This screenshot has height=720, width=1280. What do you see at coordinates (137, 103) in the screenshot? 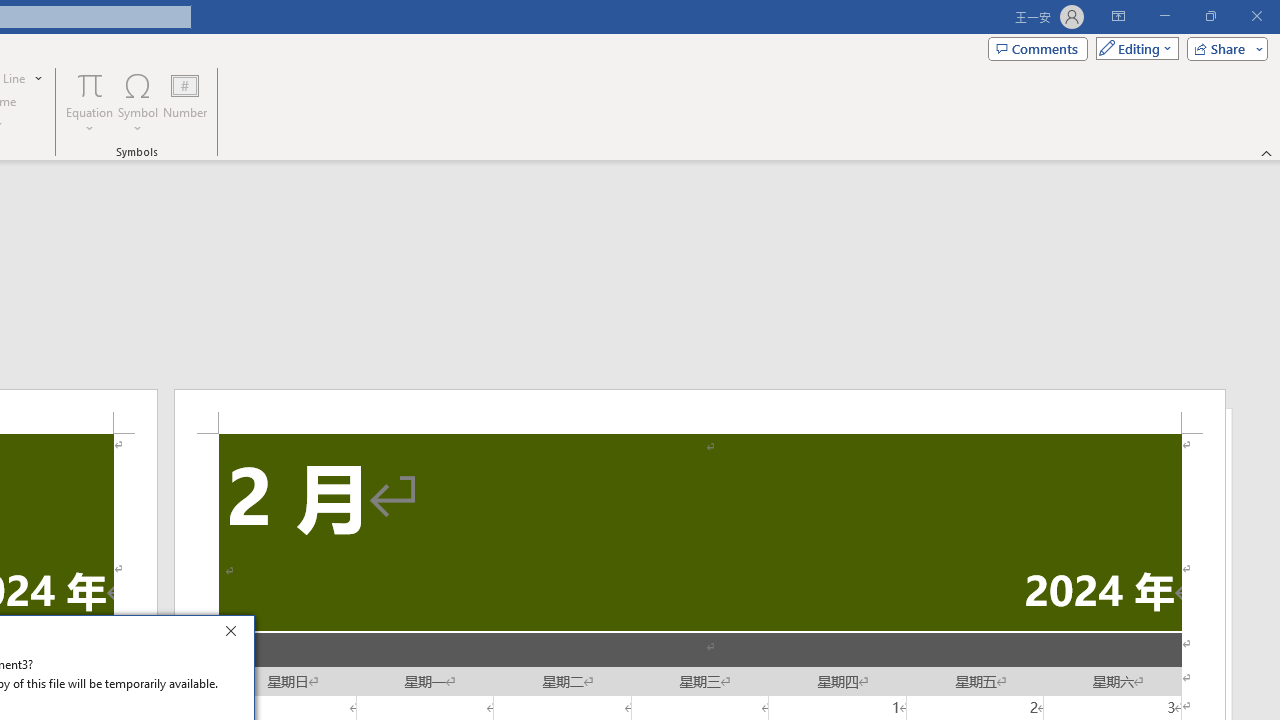
I see `'Symbol'` at bounding box center [137, 103].